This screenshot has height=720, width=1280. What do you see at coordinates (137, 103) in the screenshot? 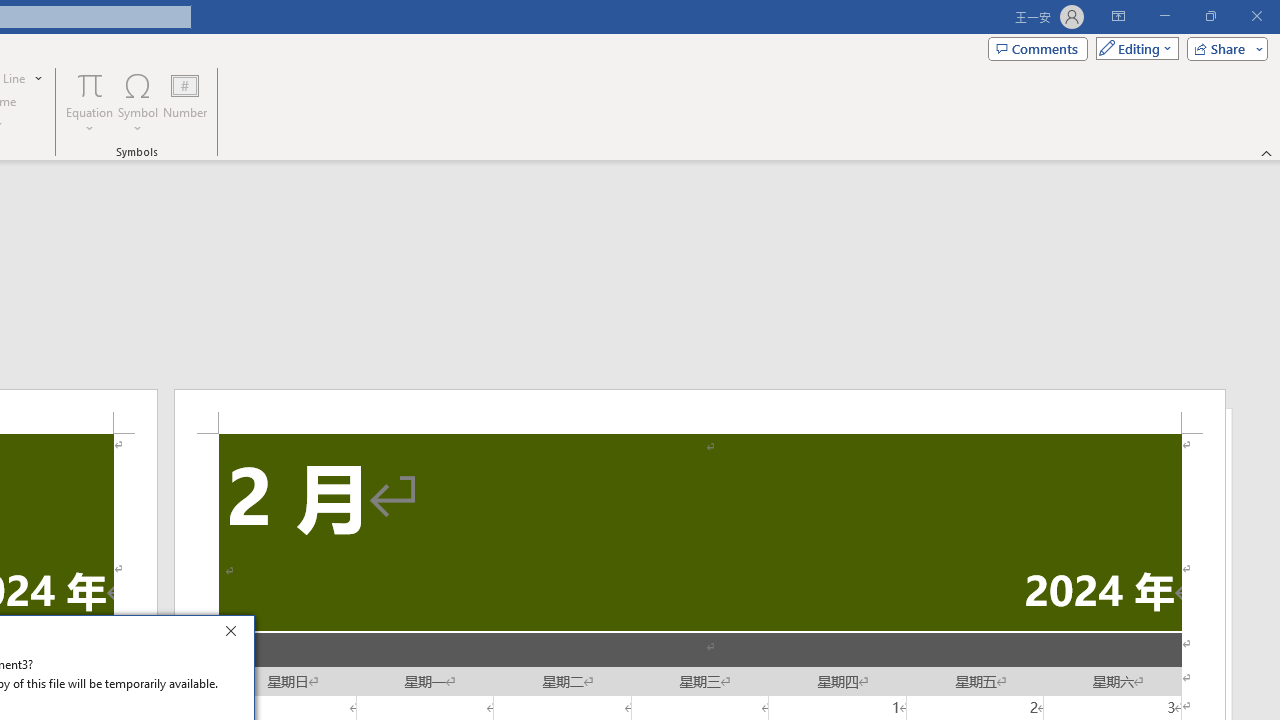
I see `'Symbol'` at bounding box center [137, 103].